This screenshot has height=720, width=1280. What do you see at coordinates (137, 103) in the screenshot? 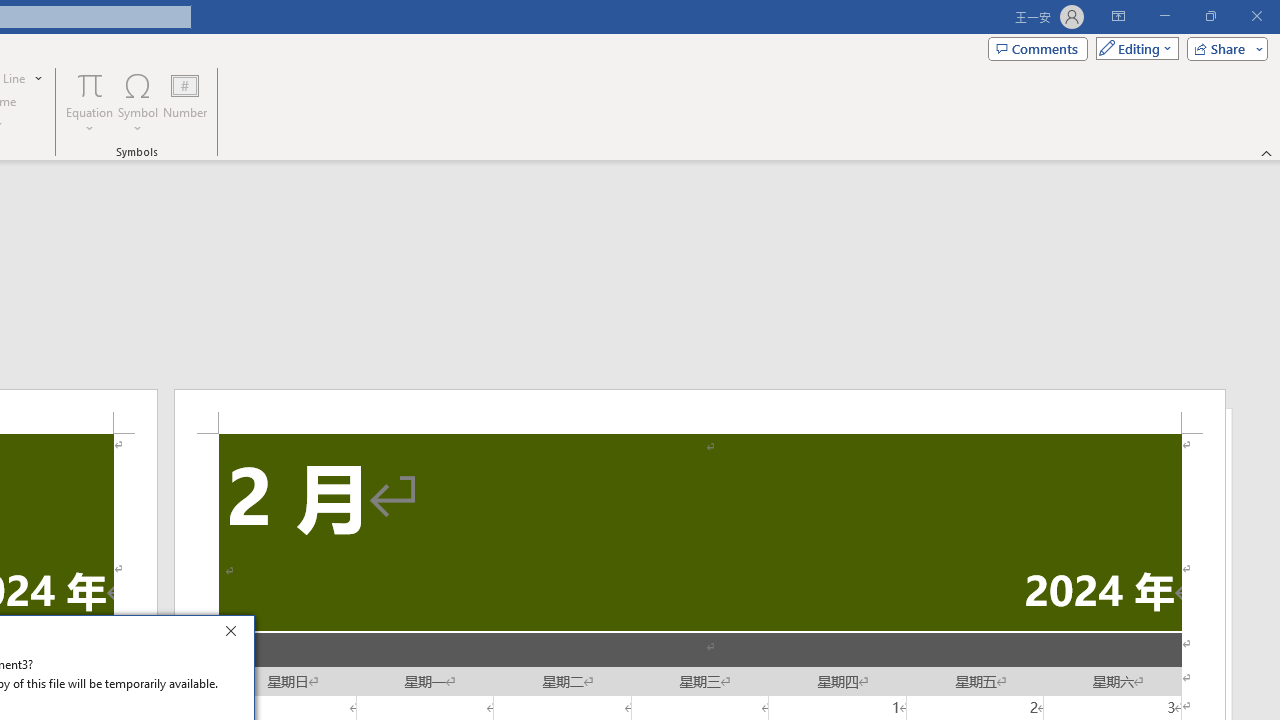
I see `'Symbol'` at bounding box center [137, 103].